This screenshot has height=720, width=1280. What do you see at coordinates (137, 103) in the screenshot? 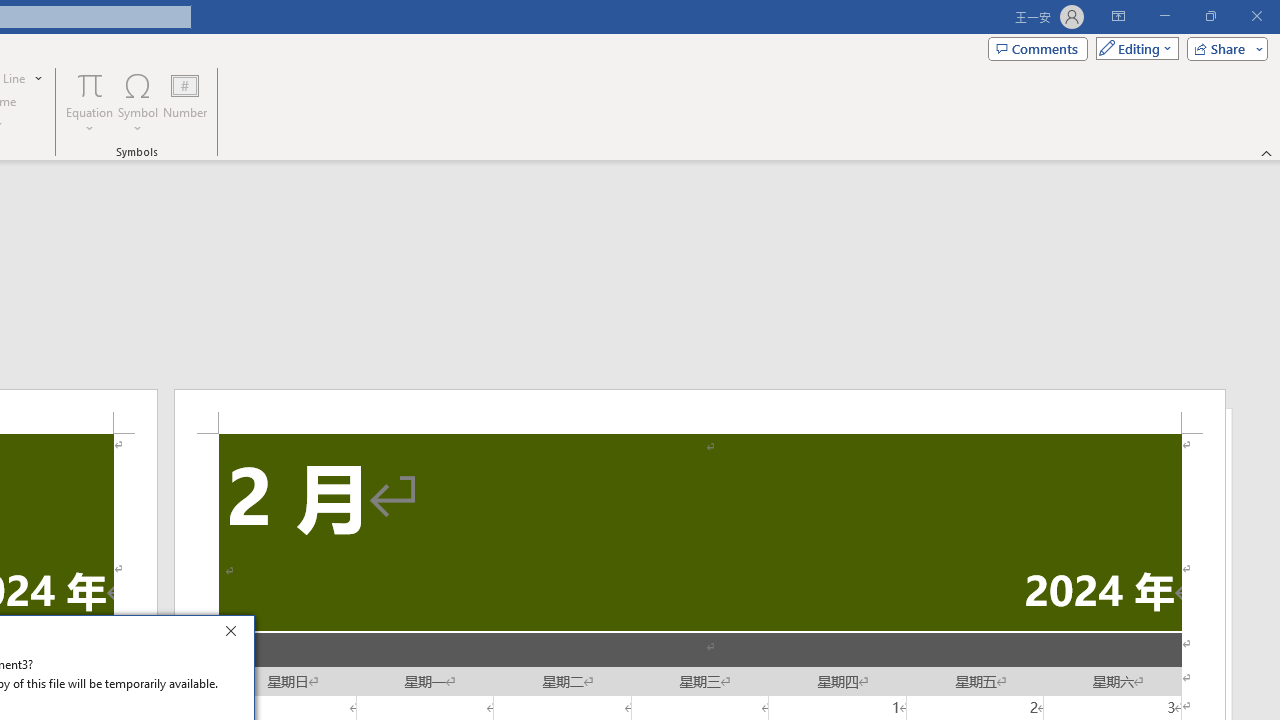
I see `'Symbol'` at bounding box center [137, 103].